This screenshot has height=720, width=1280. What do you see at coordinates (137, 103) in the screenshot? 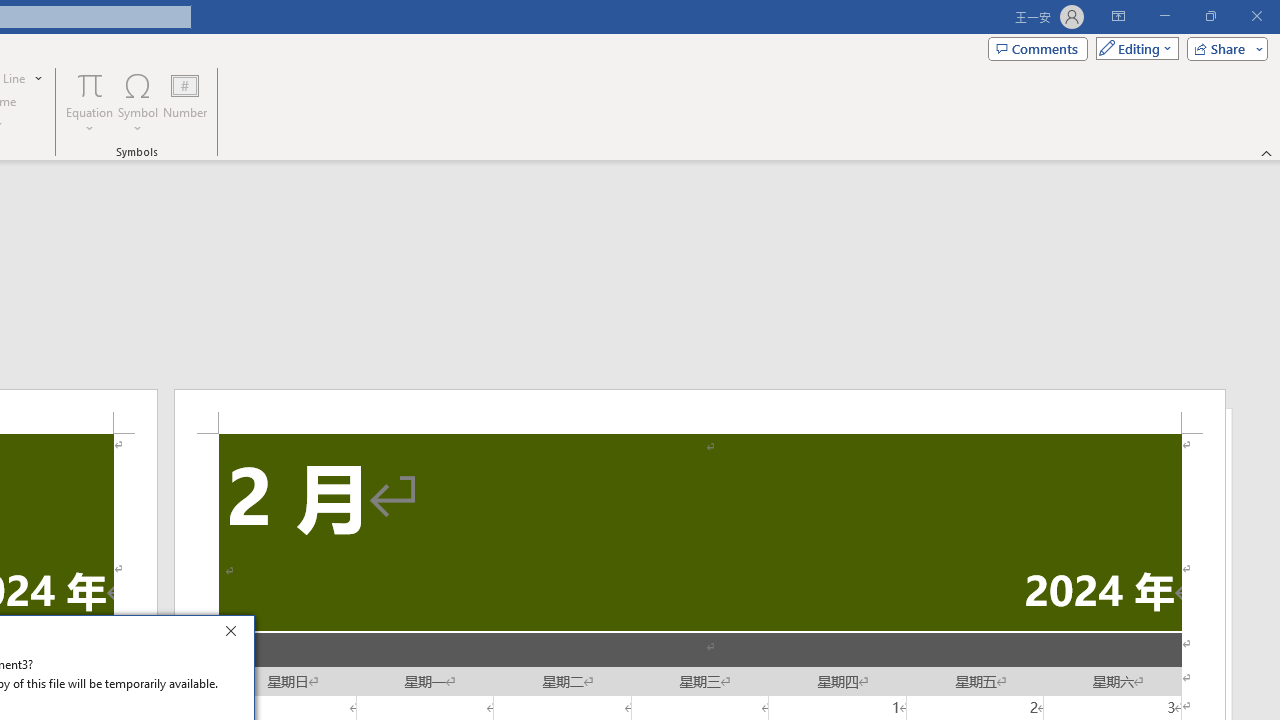
I see `'Symbol'` at bounding box center [137, 103].